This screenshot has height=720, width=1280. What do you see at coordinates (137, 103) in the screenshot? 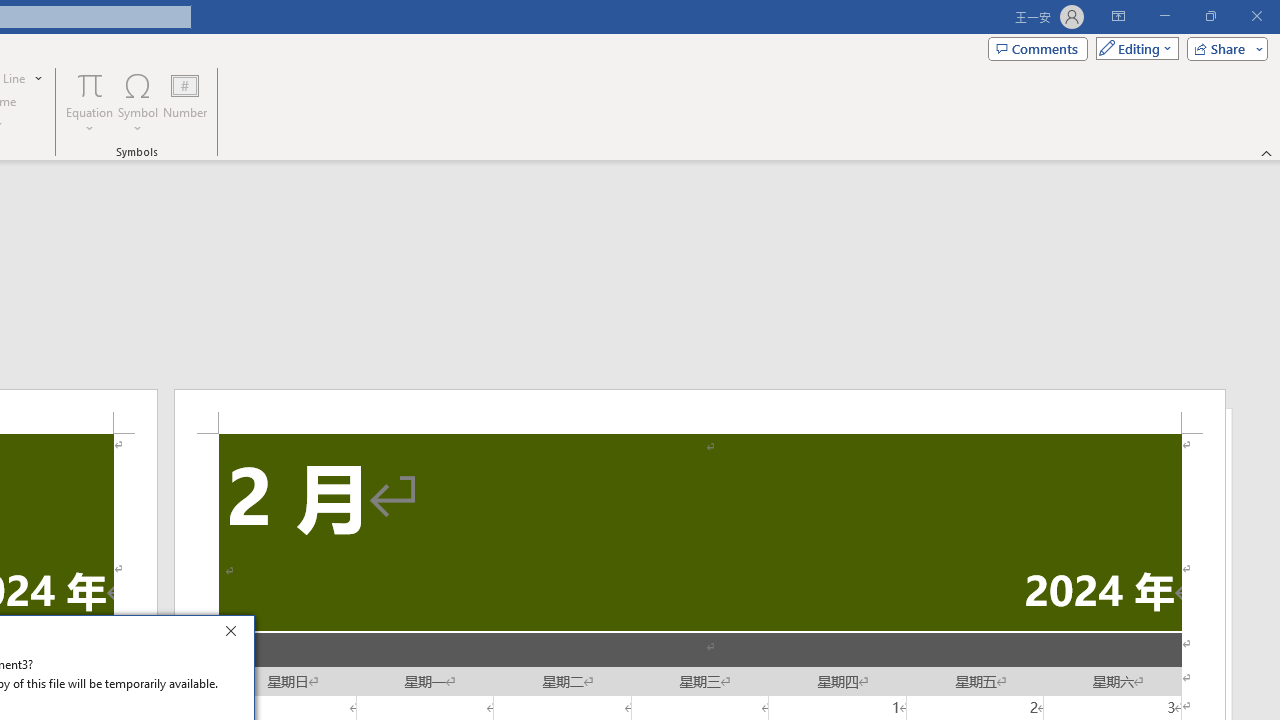
I see `'Symbol'` at bounding box center [137, 103].